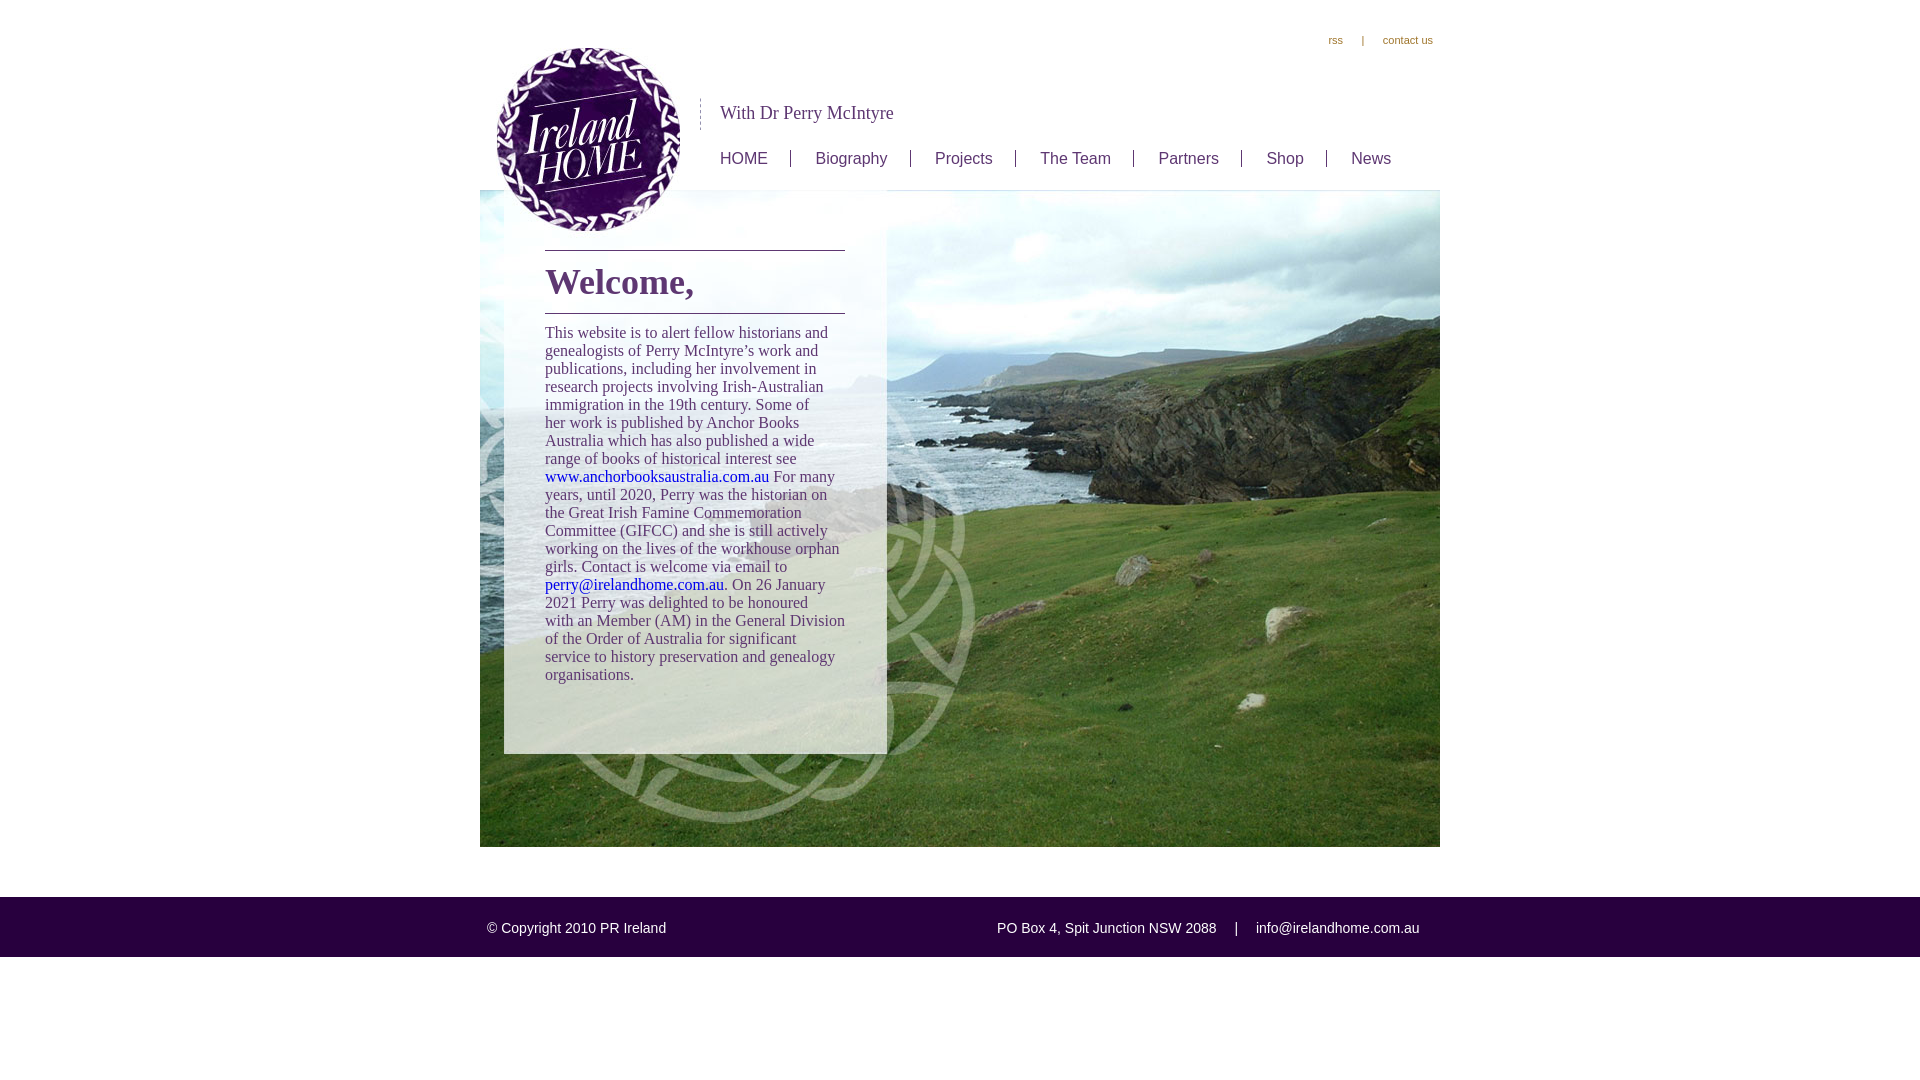 This screenshot has height=1080, width=1920. What do you see at coordinates (743, 157) in the screenshot?
I see `'HOME'` at bounding box center [743, 157].